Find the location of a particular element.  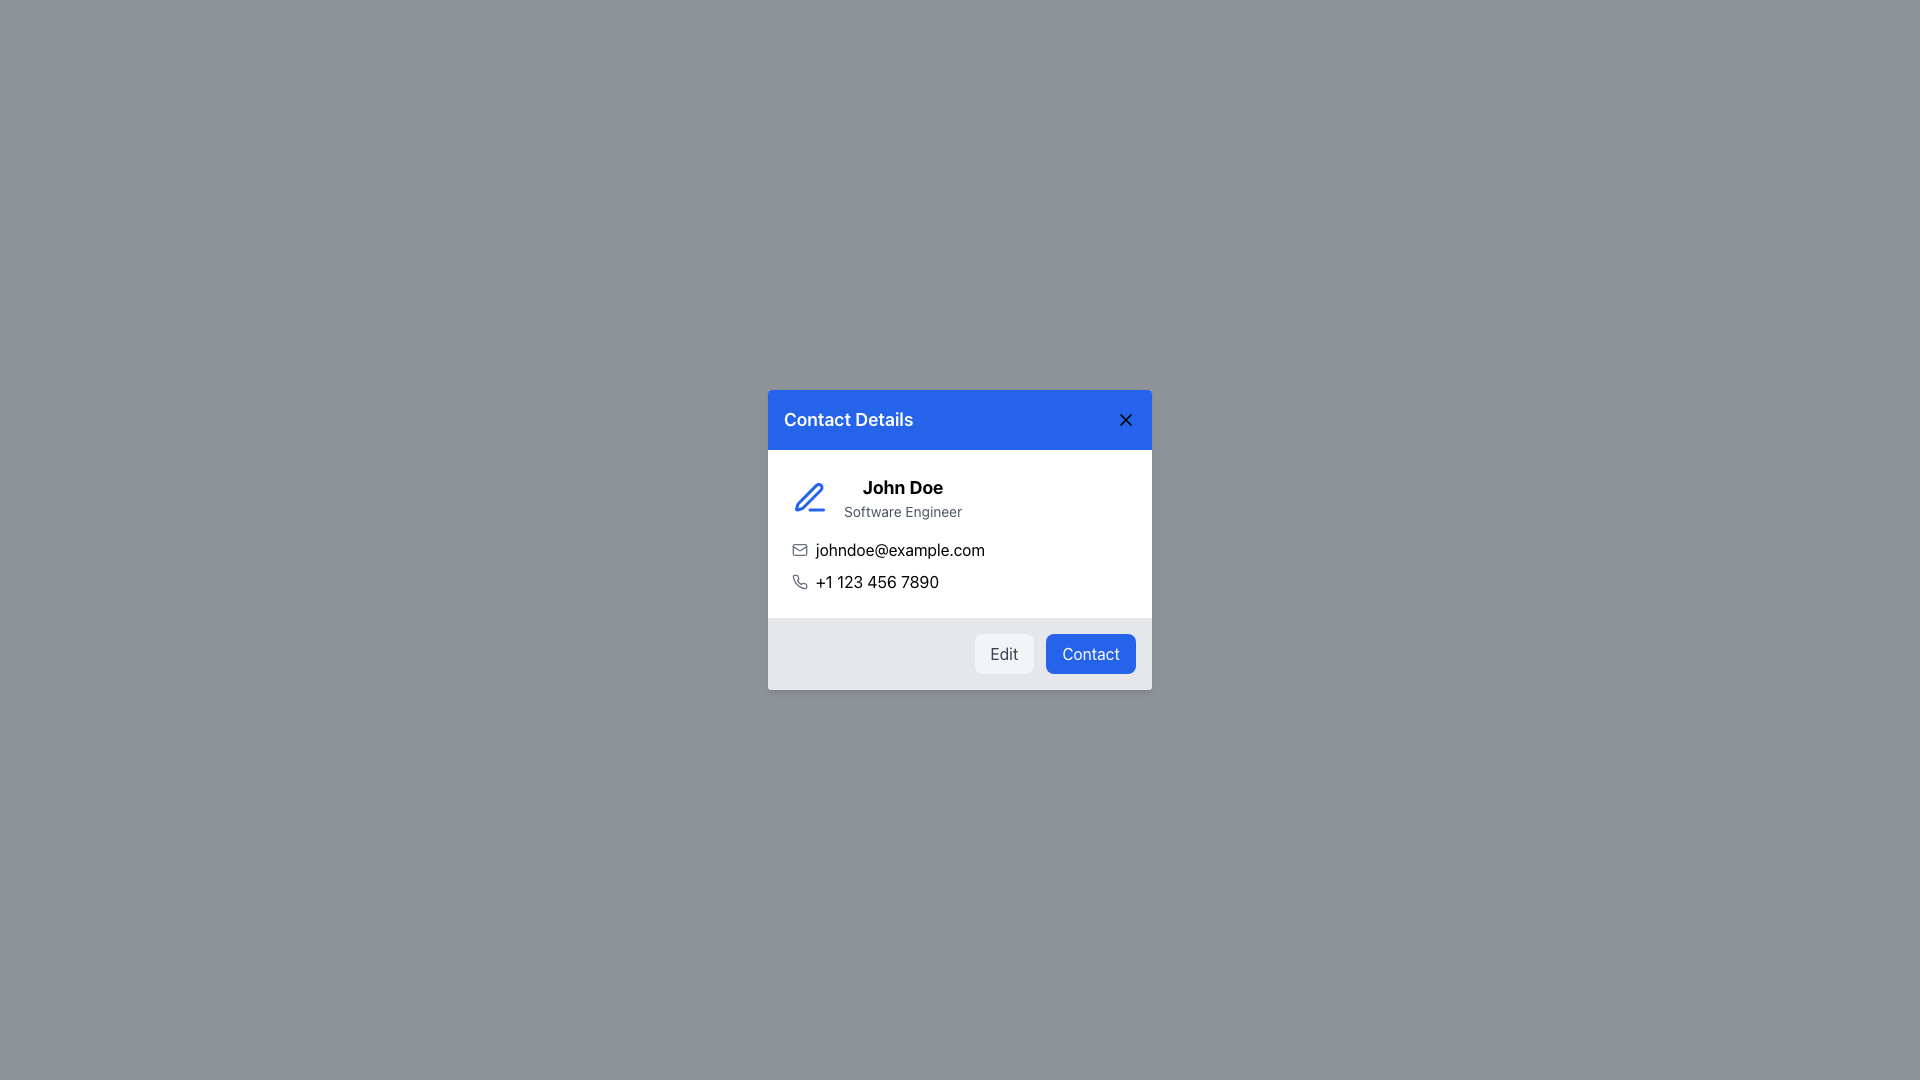

the close button represented by a cross icon located in the top-right blue bar of the dialog box, aligned with the text 'Contact Details' is located at coordinates (1126, 419).